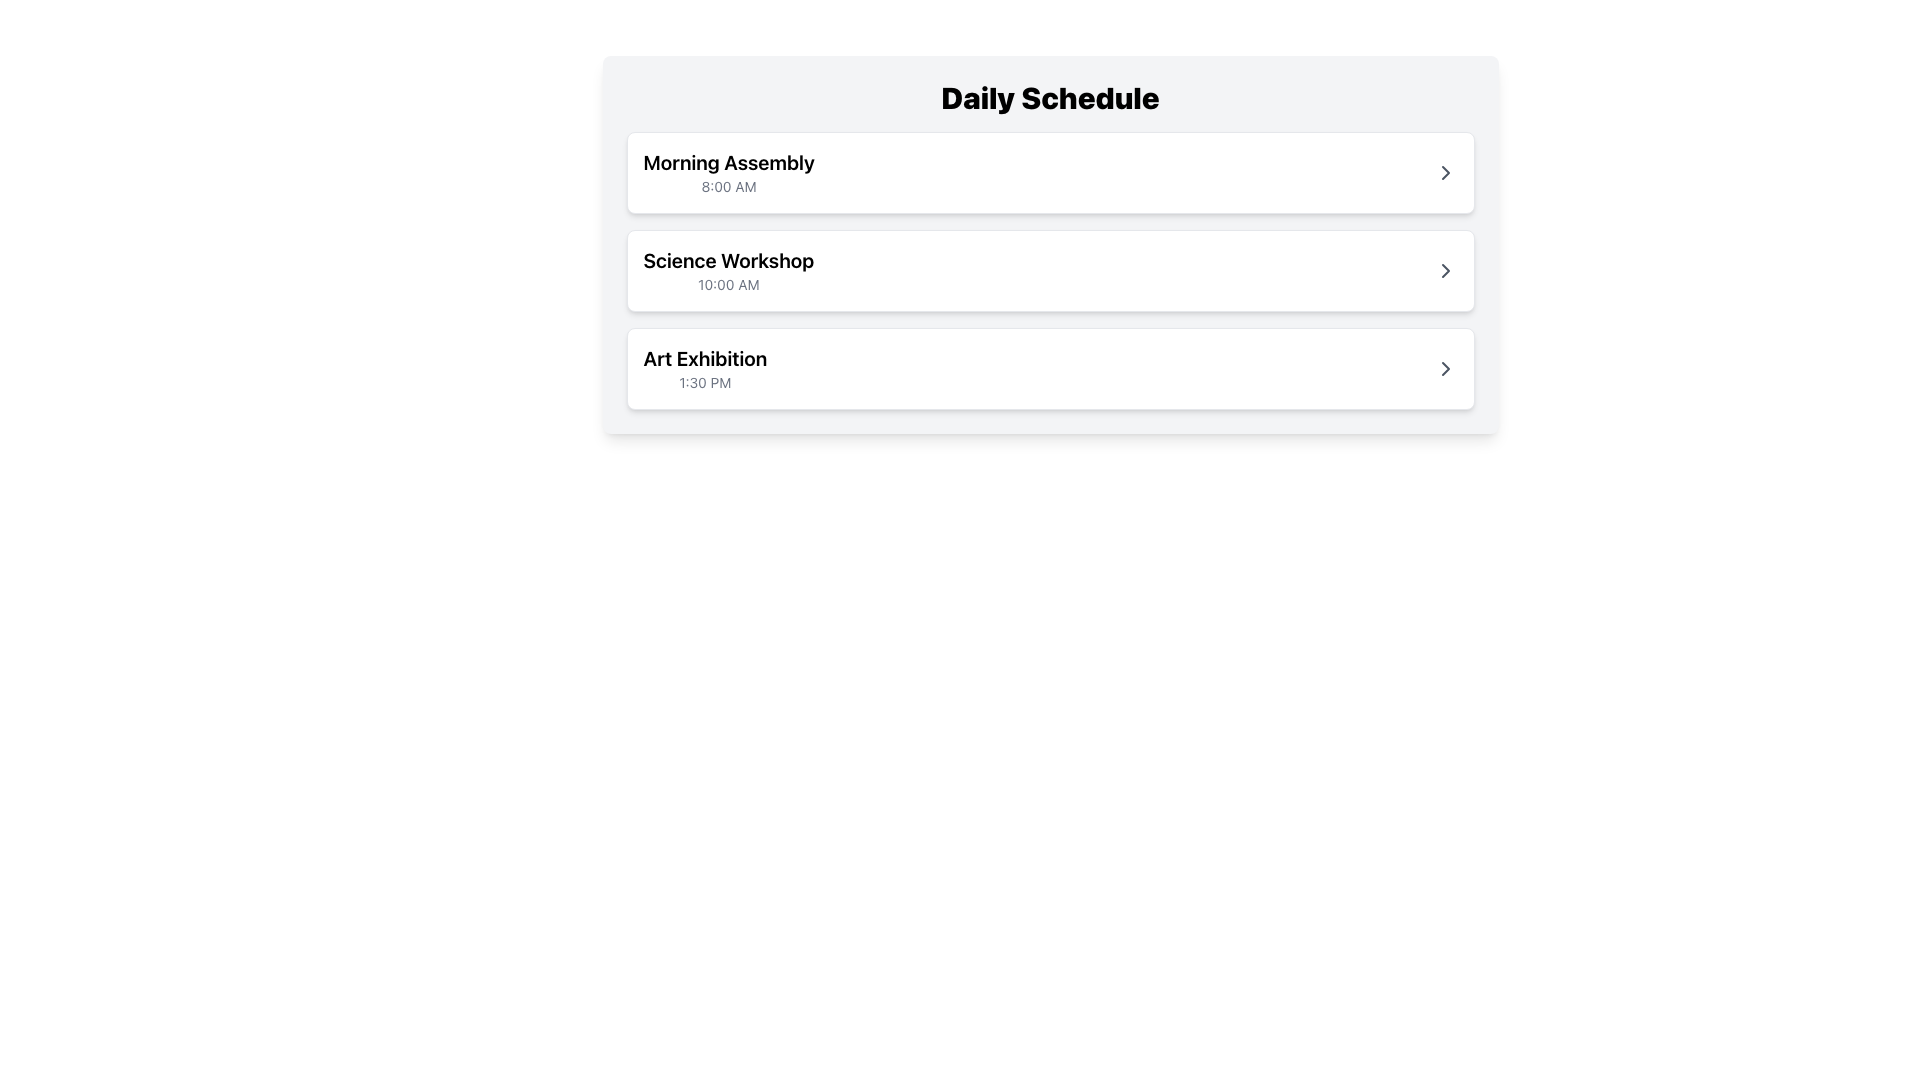  I want to click on the iconography of the arrow icon located in the right section of the list item labeled 'Art Exhibition 1:30 PM' in the daily schedule, so click(1445, 369).